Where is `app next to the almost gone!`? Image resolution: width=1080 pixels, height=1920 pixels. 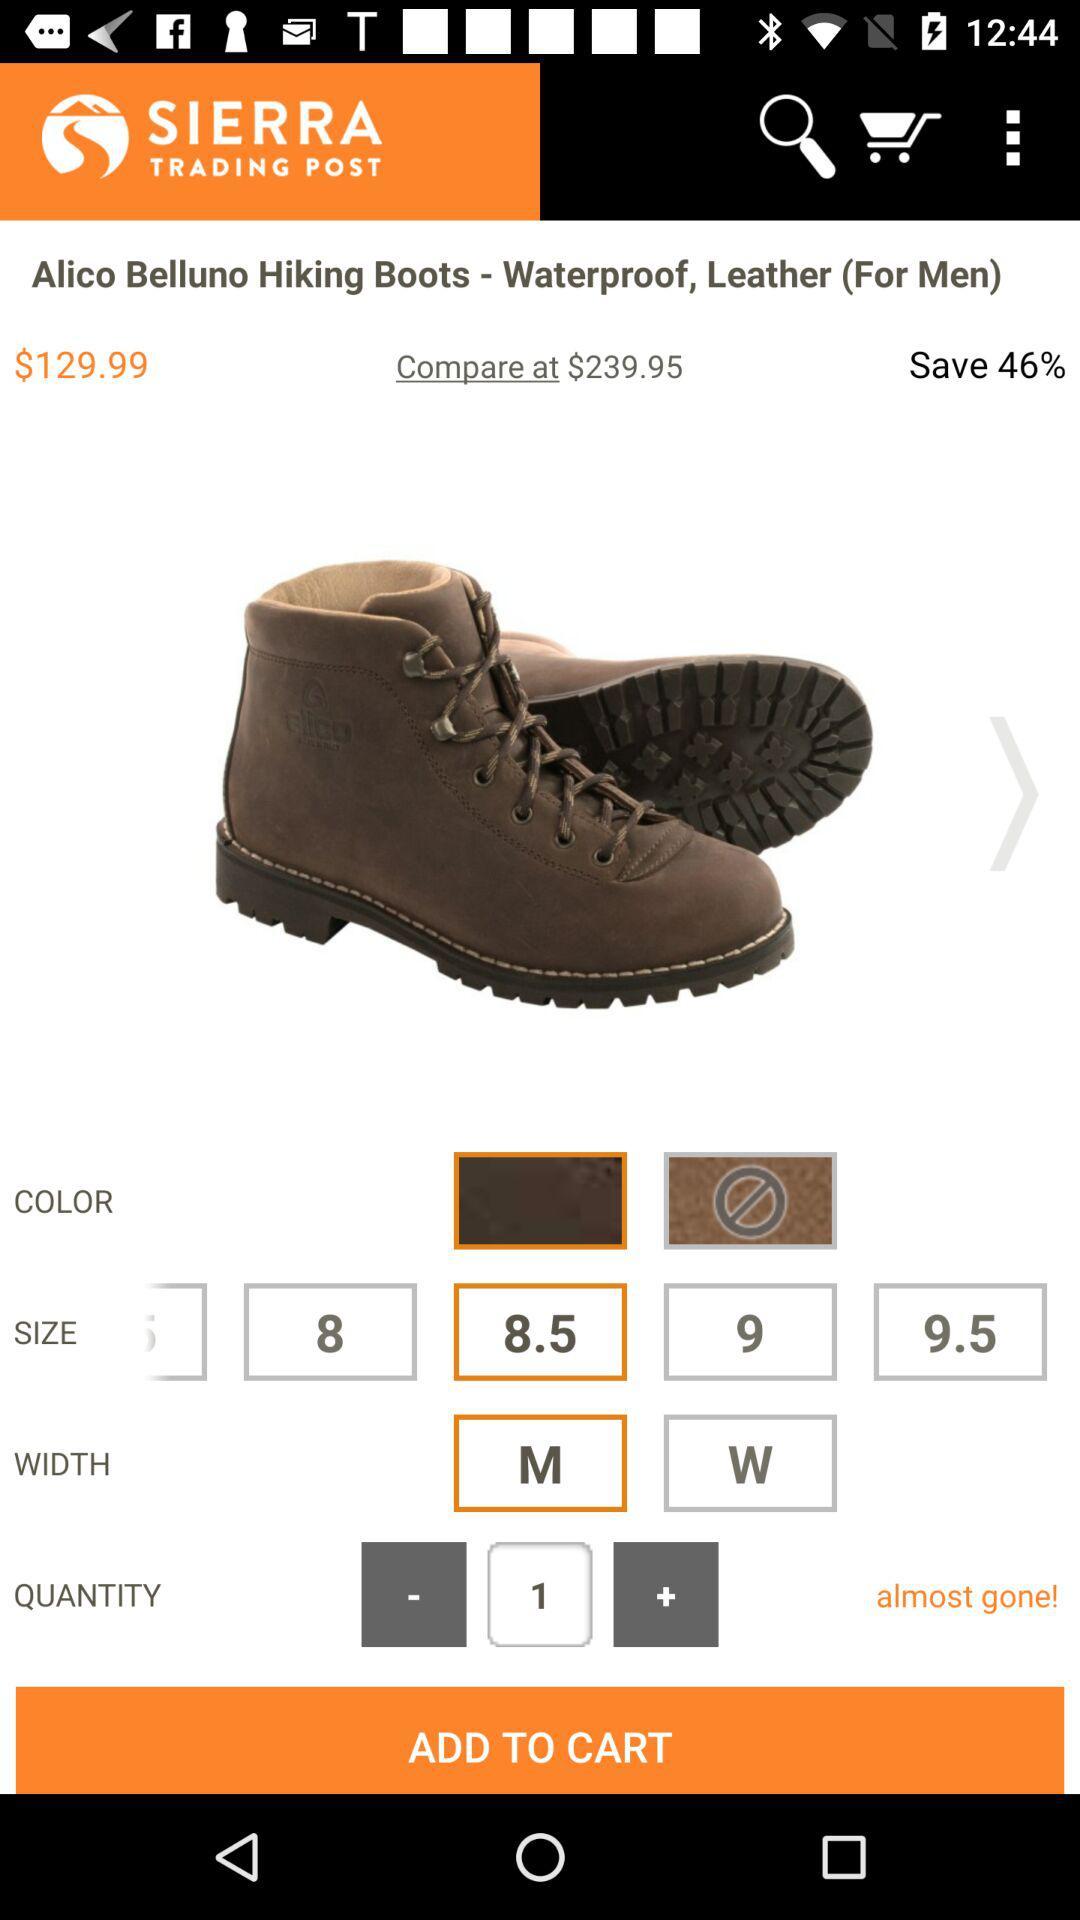 app next to the almost gone! is located at coordinates (666, 1593).